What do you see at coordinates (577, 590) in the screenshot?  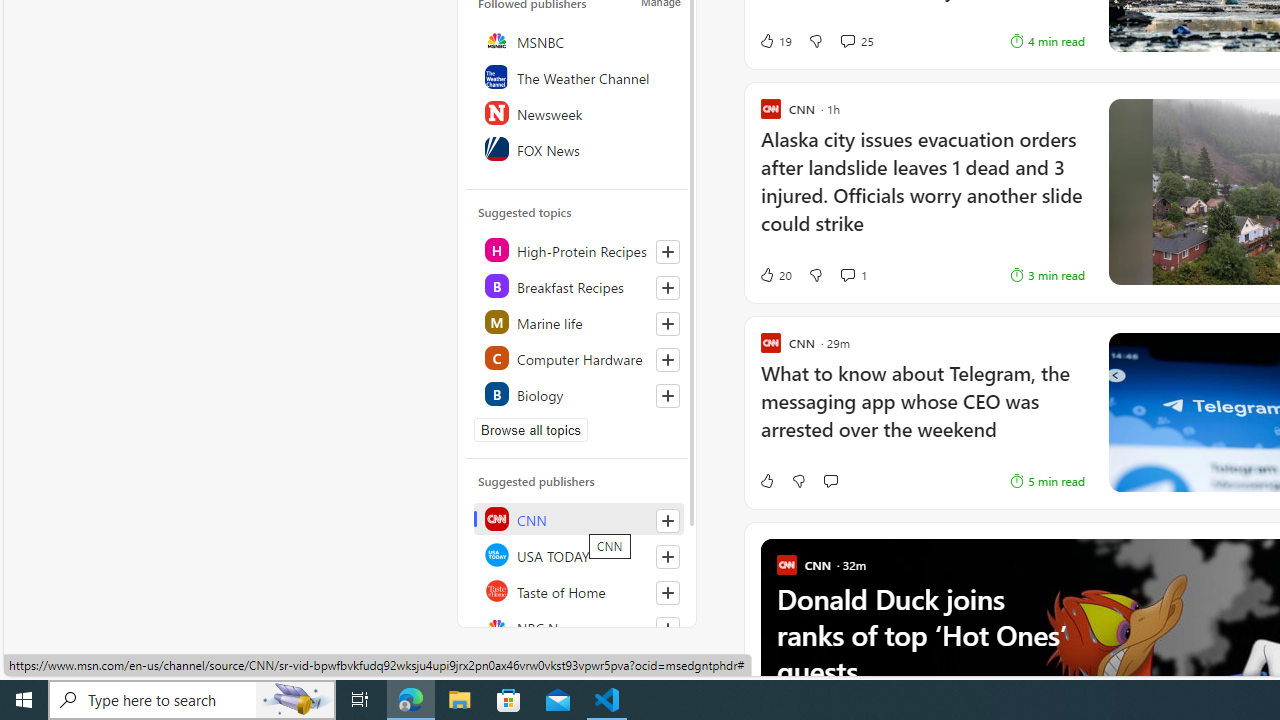 I see `'Taste of Home'` at bounding box center [577, 590].